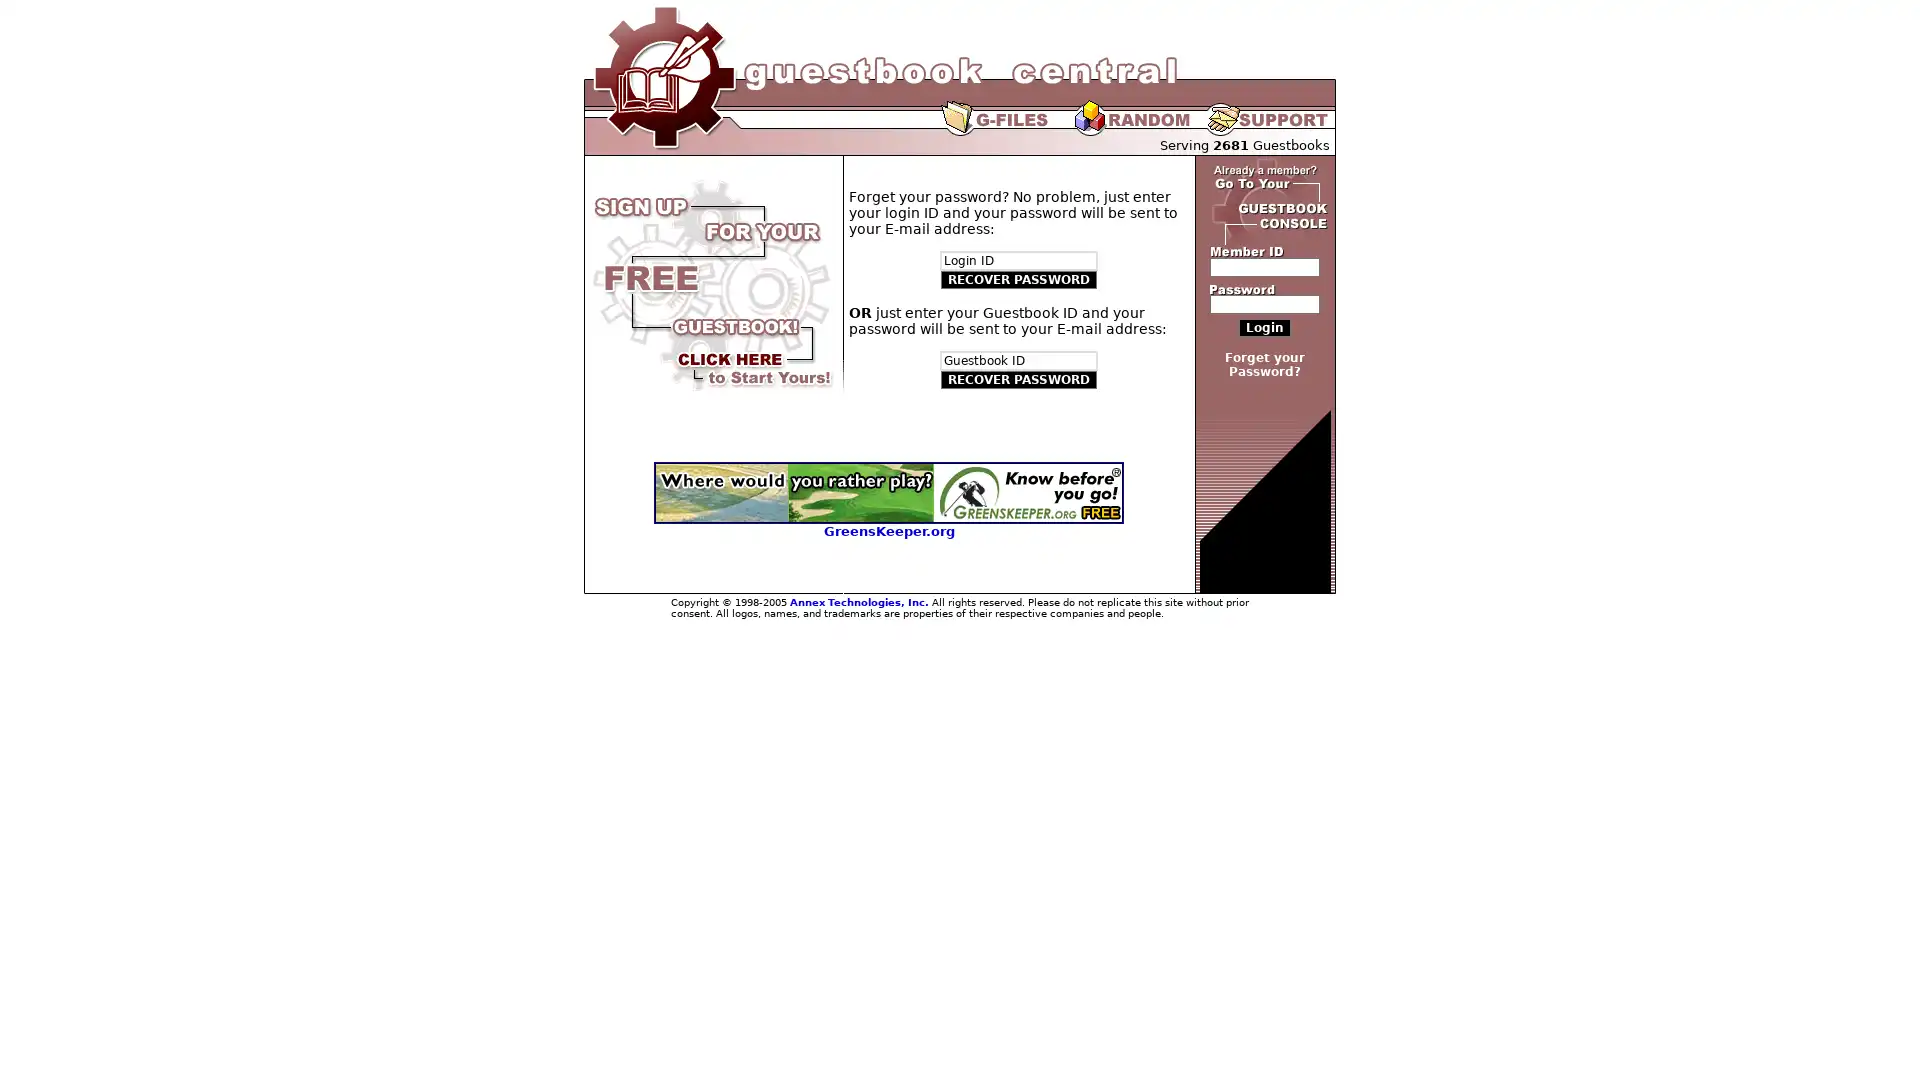 The image size is (1920, 1080). I want to click on RECOVER PASSWORD, so click(1018, 280).